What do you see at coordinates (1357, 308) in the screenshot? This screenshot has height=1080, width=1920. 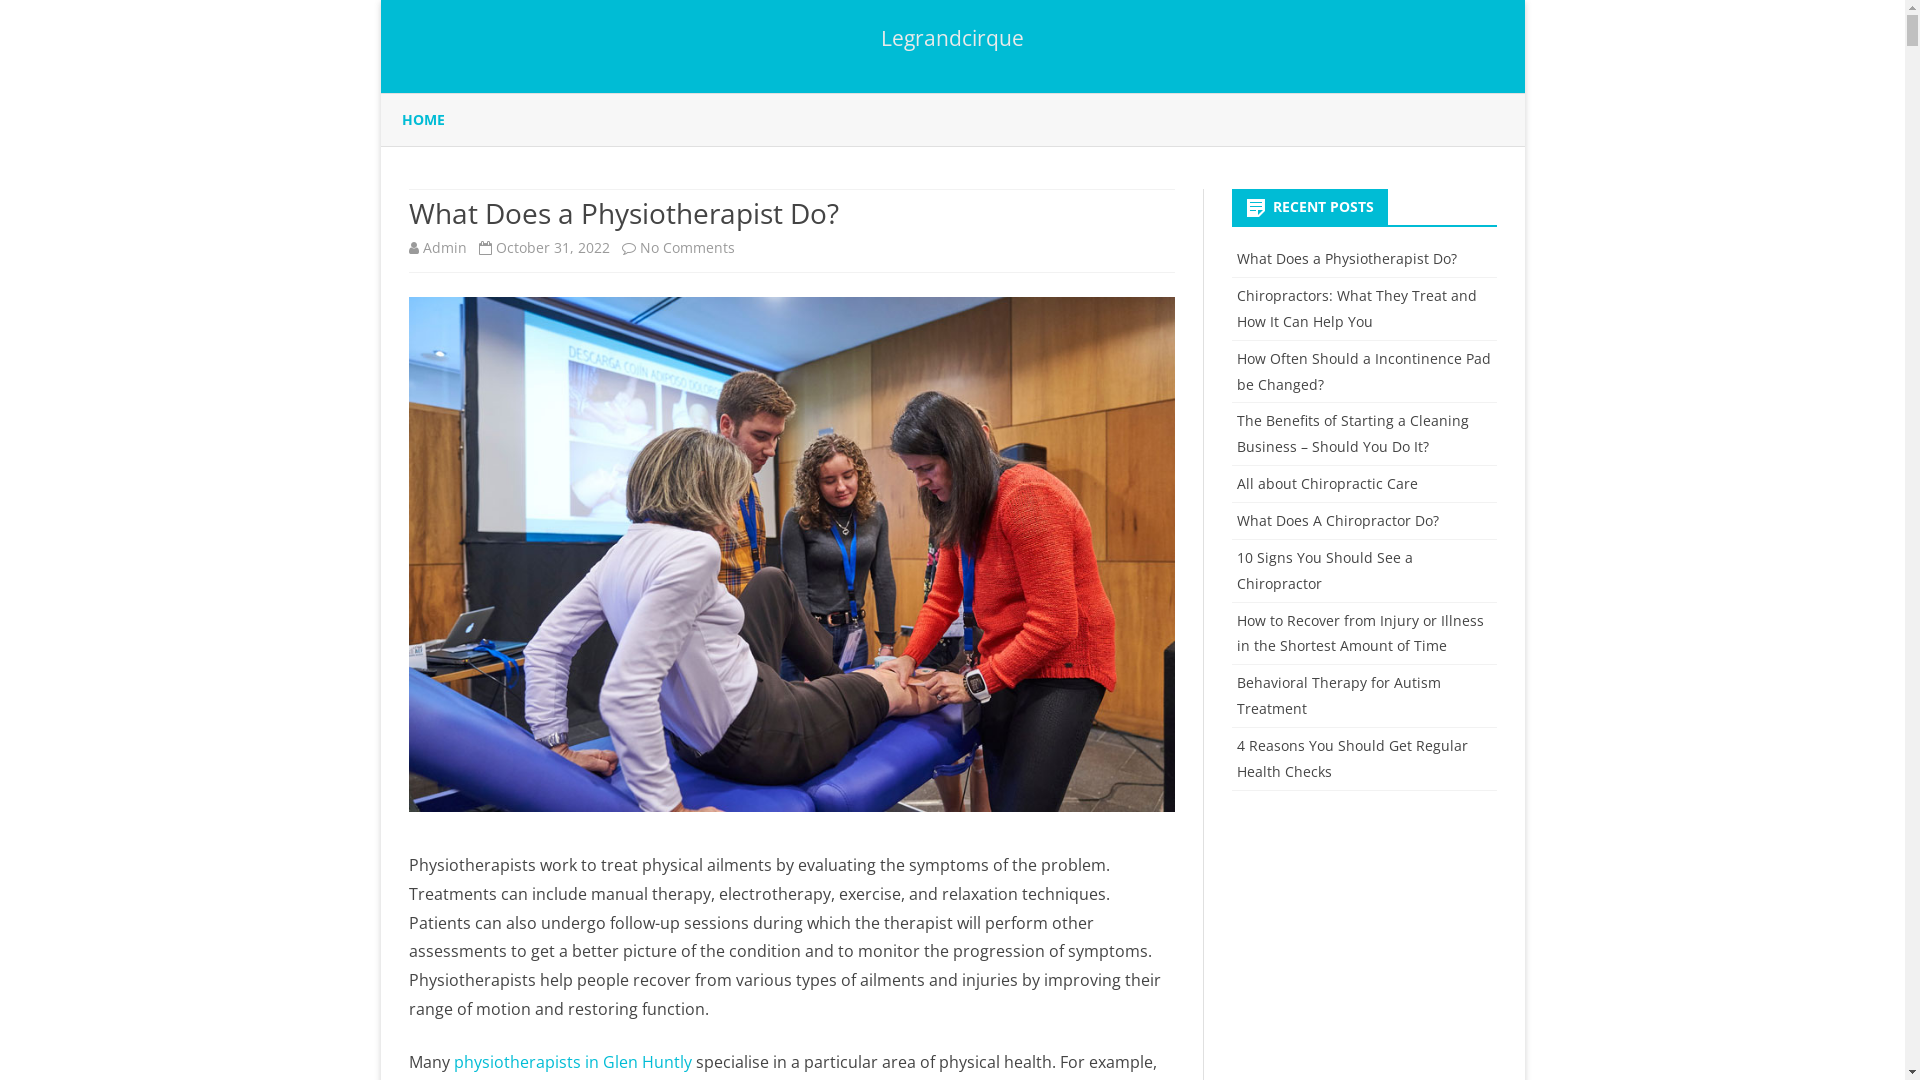 I see `'Chiropractors: What They Treat and How It Can Help You'` at bounding box center [1357, 308].